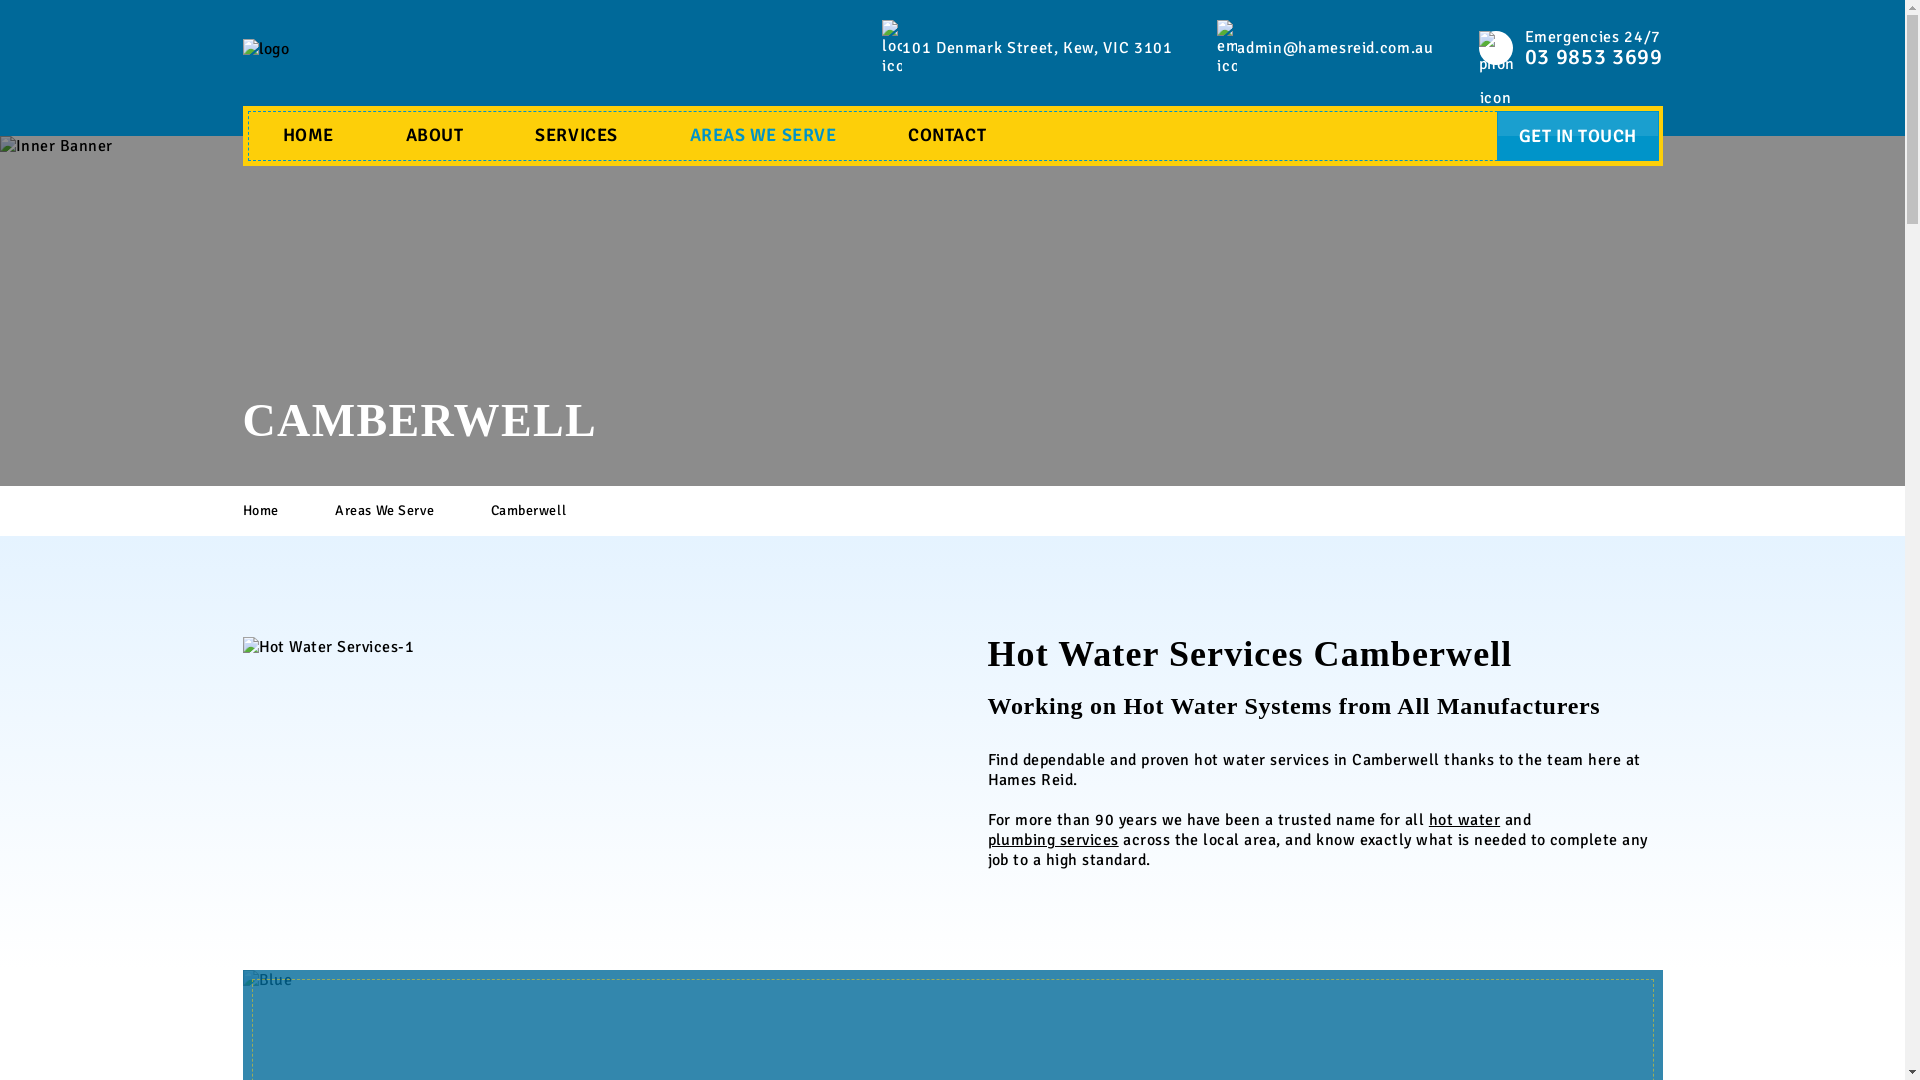 This screenshot has width=1920, height=1080. What do you see at coordinates (1577, 135) in the screenshot?
I see `'GET IN TOUCH'` at bounding box center [1577, 135].